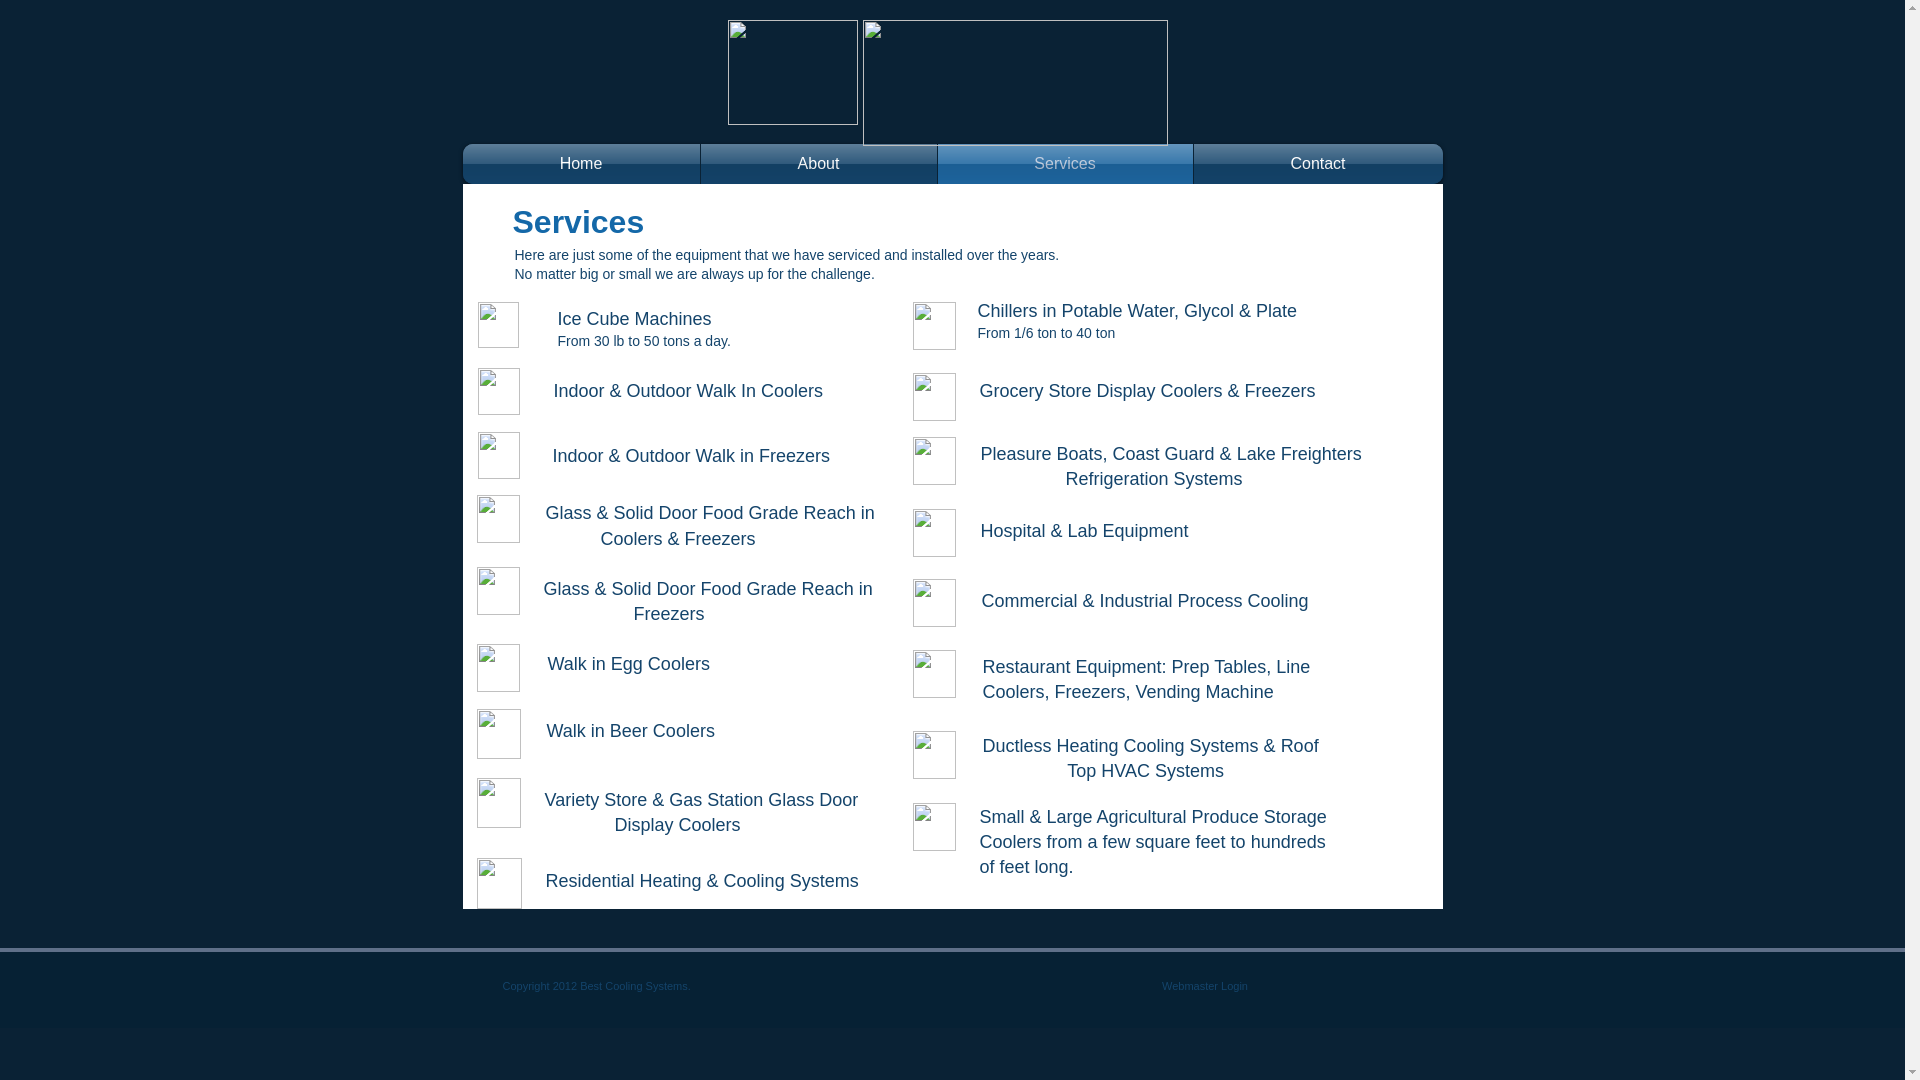 The image size is (1920, 1080). Describe the element at coordinates (1318, 163) in the screenshot. I see `'Contact'` at that location.